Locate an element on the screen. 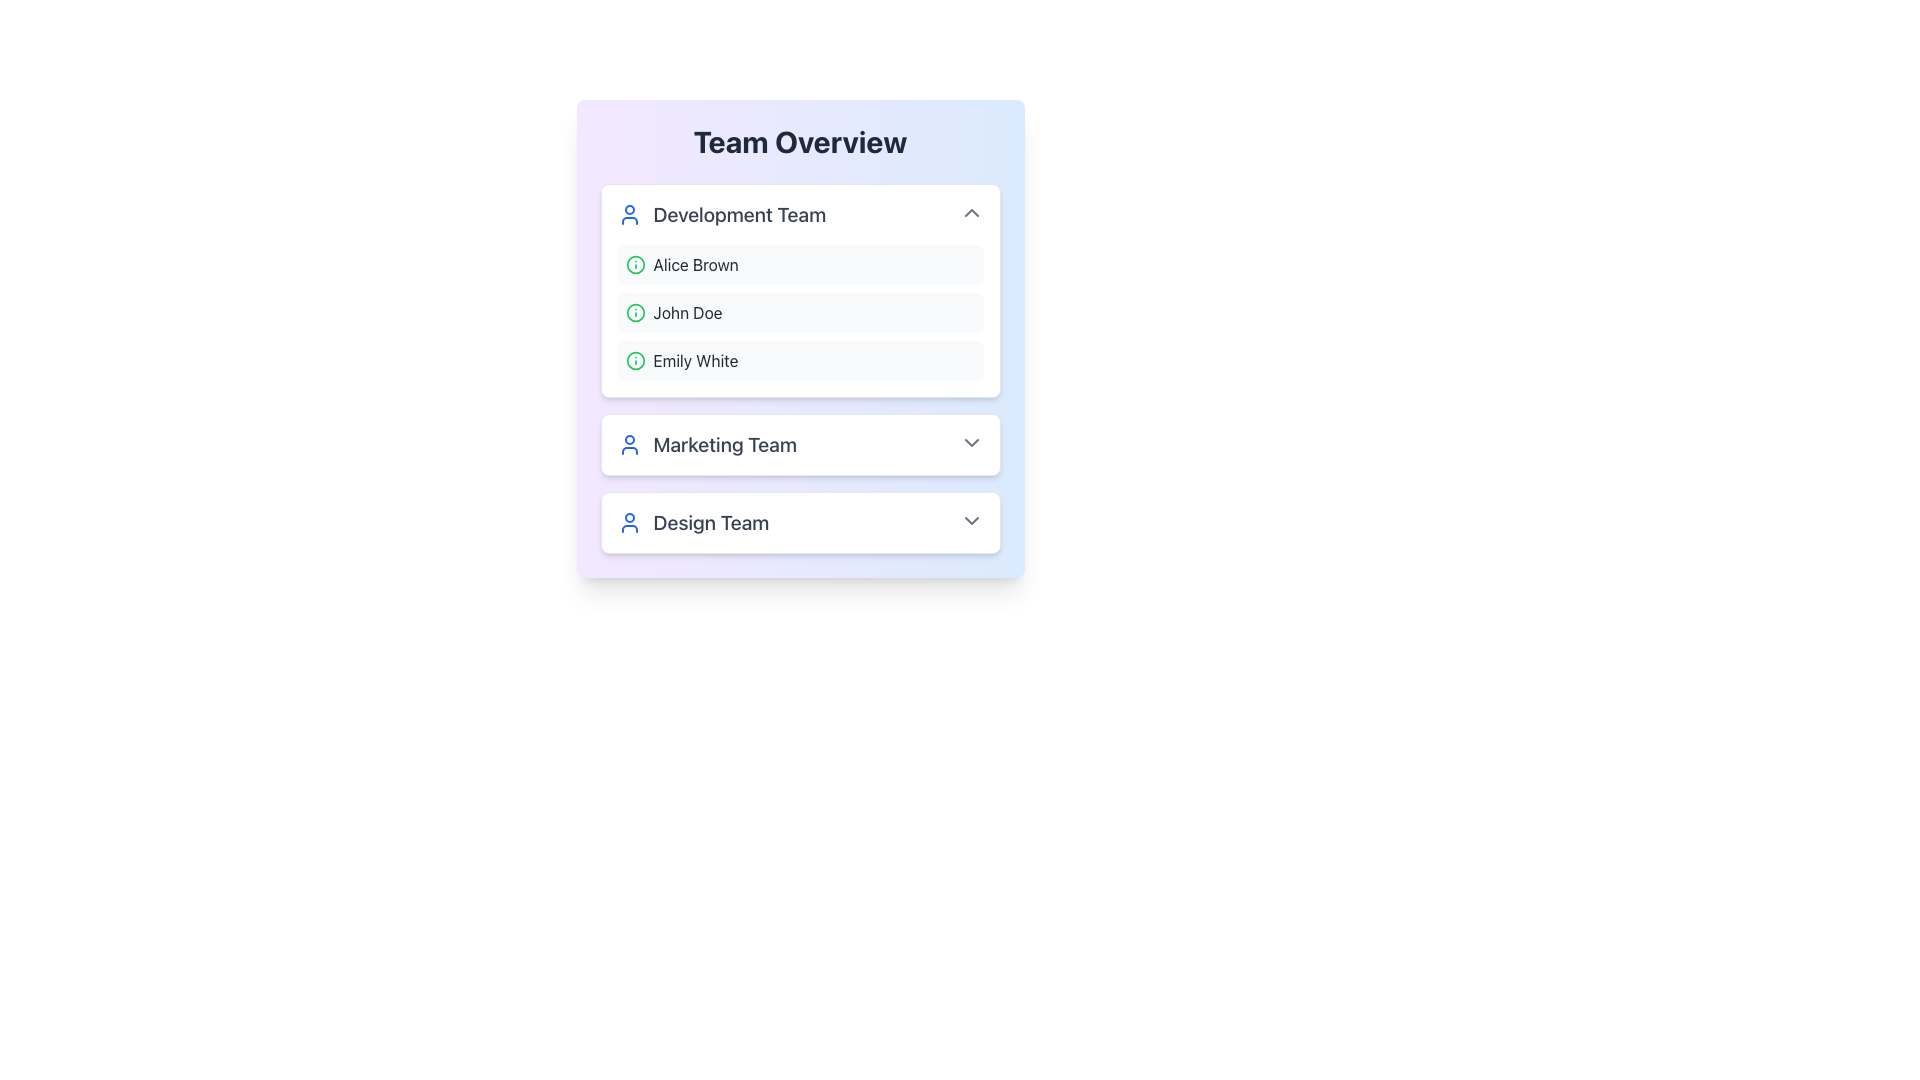  the list item representing 'Alice Brown' is located at coordinates (800, 264).